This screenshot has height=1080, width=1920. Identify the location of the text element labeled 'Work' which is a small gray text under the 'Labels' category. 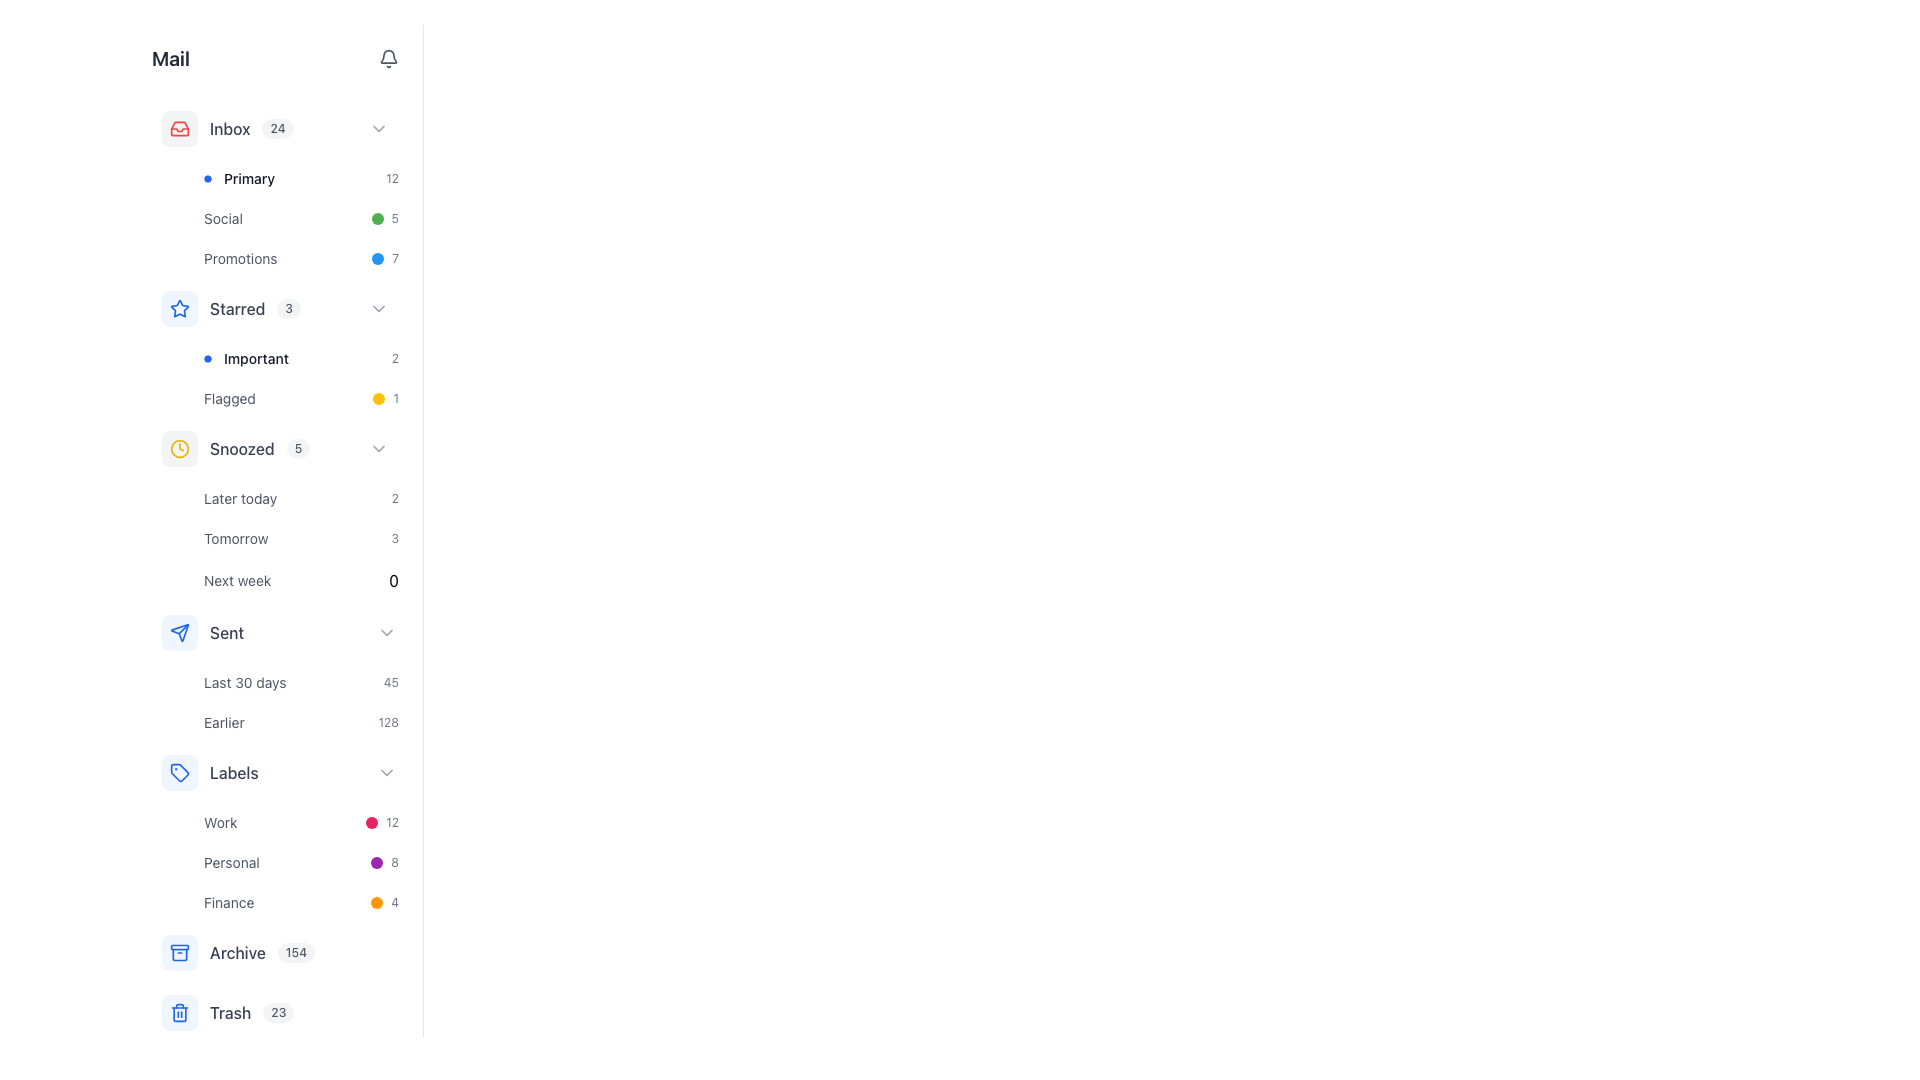
(220, 822).